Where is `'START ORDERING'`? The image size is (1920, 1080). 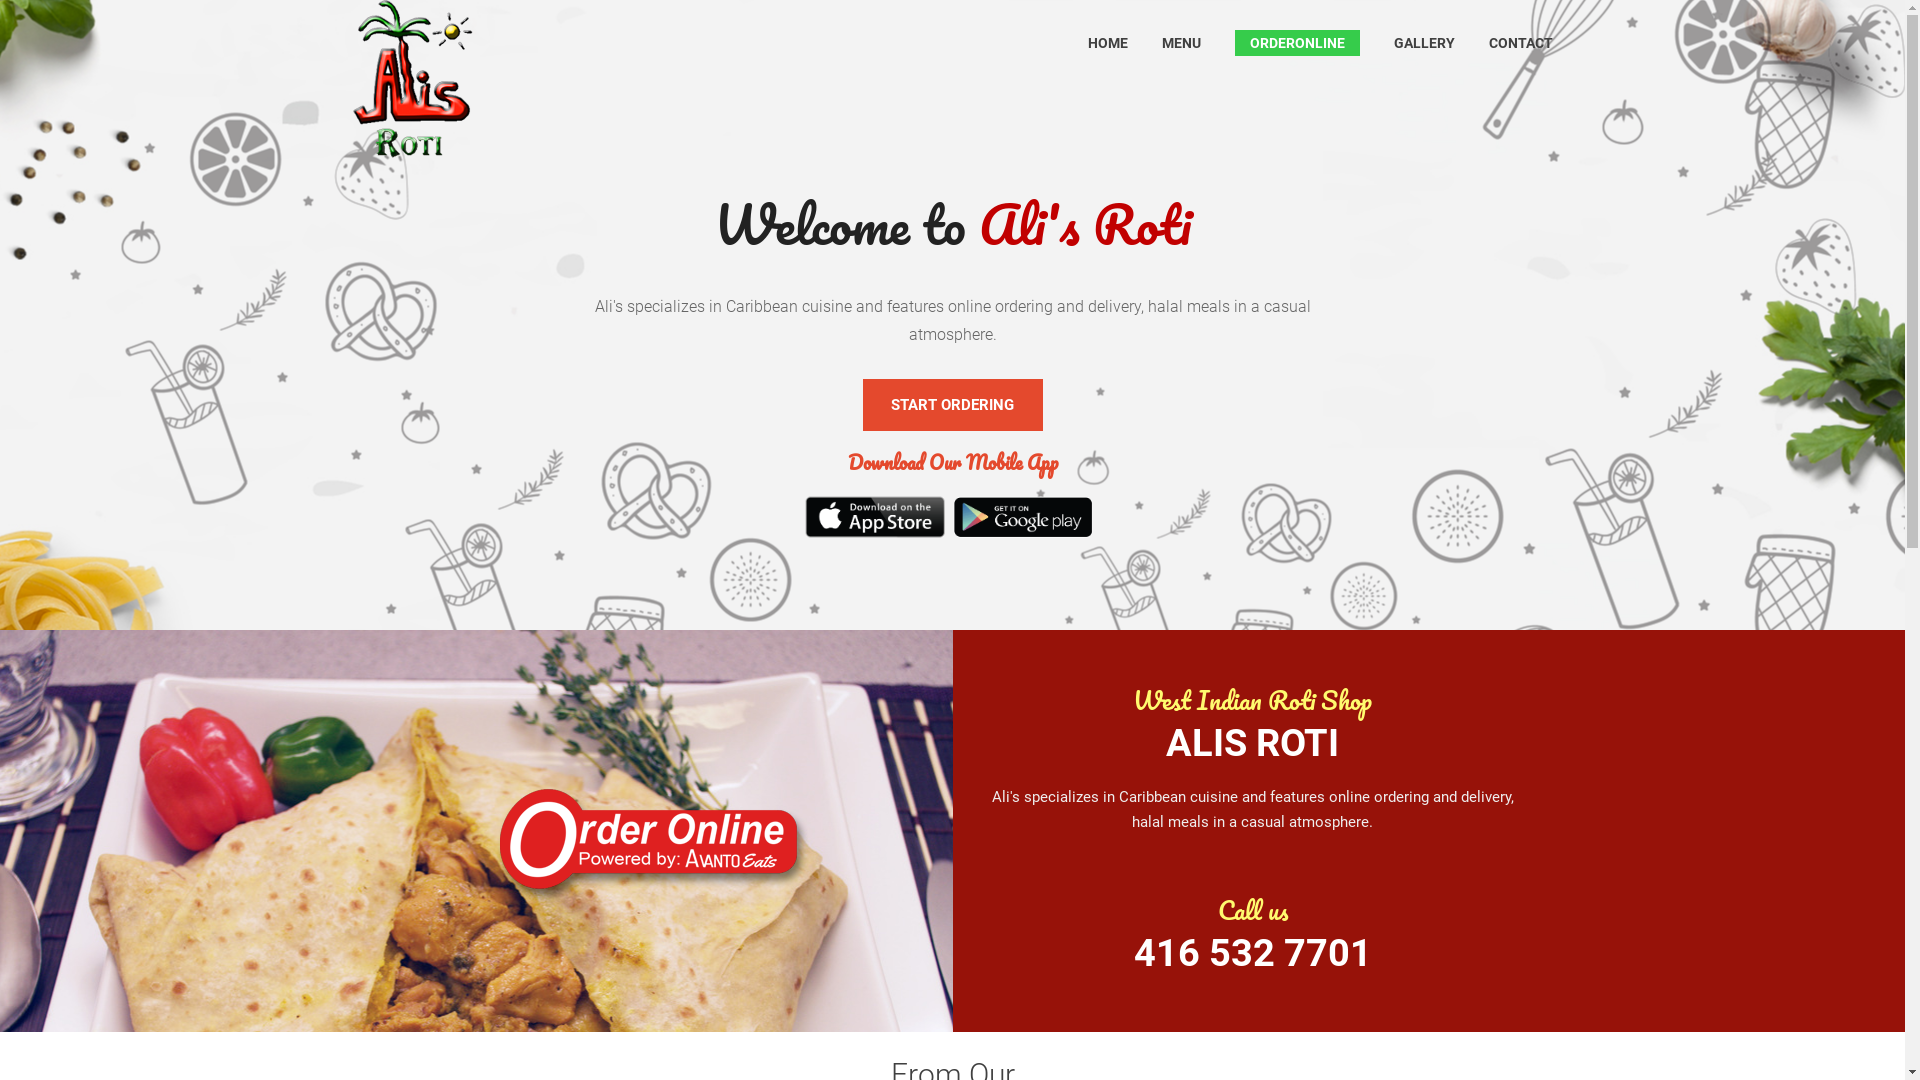
'START ORDERING' is located at coordinates (862, 405).